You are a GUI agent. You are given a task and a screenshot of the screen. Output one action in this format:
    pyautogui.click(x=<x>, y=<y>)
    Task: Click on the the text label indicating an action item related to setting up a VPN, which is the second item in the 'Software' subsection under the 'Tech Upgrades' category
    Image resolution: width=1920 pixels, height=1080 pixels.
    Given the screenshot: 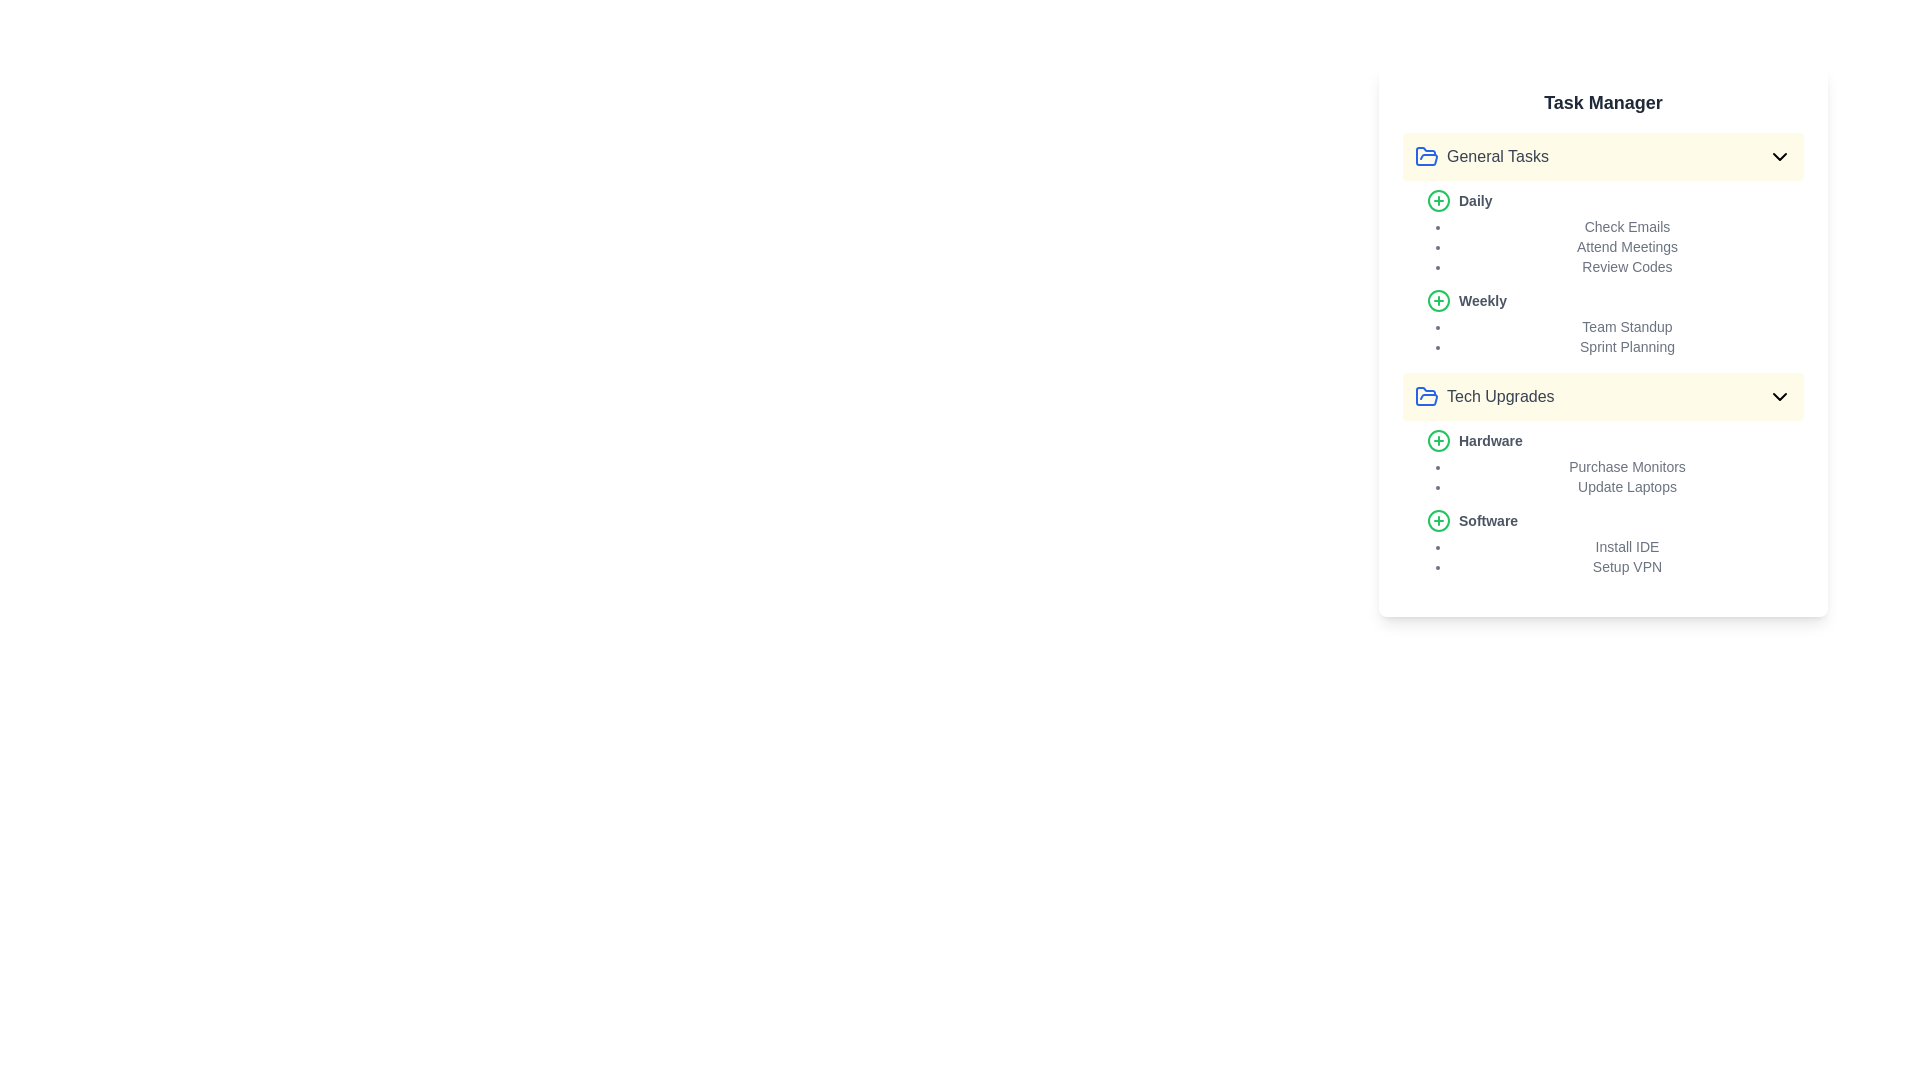 What is the action you would take?
    pyautogui.click(x=1627, y=567)
    